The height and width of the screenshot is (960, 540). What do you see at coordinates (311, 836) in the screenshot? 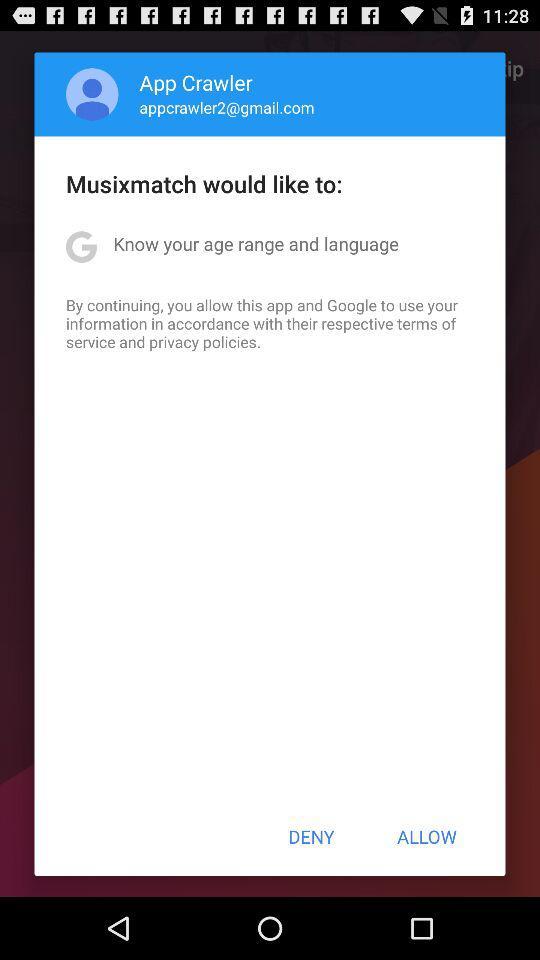
I see `deny button` at bounding box center [311, 836].